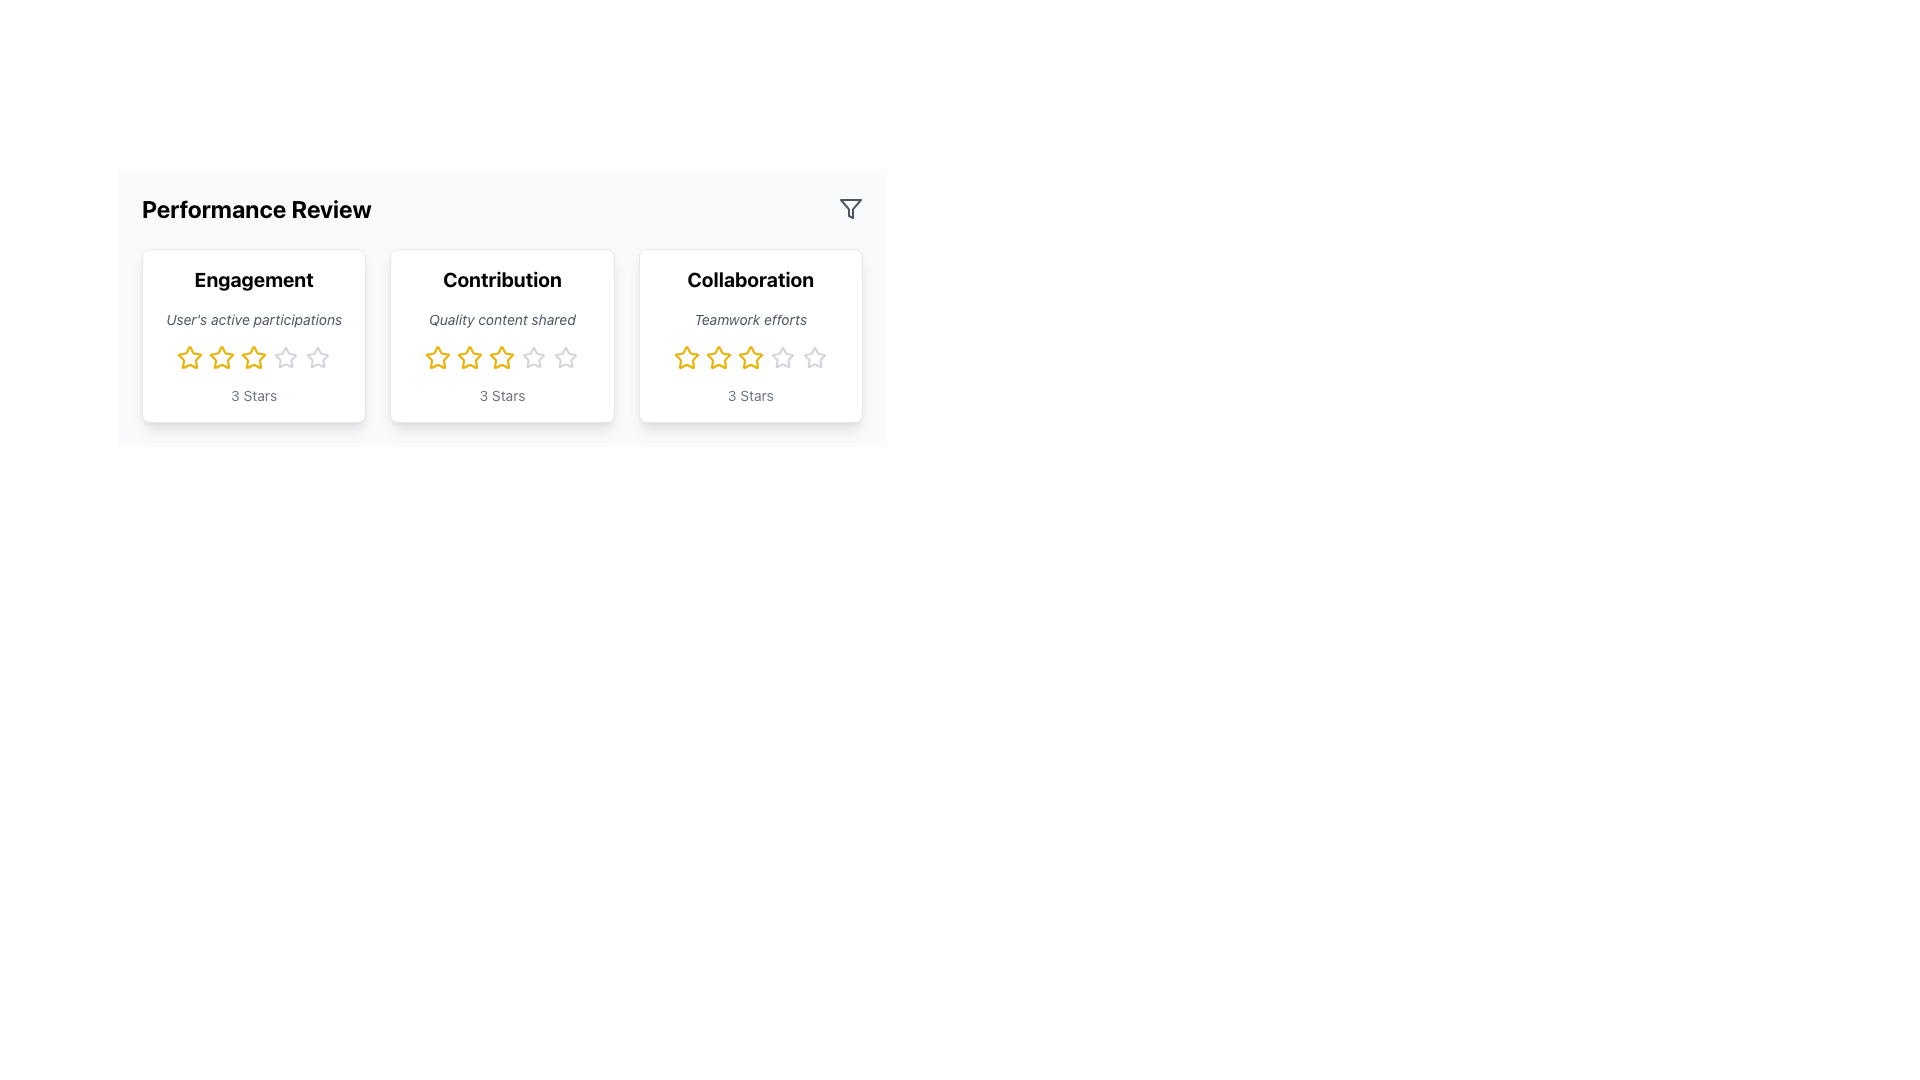 The height and width of the screenshot is (1080, 1920). What do you see at coordinates (502, 319) in the screenshot?
I see `the text element that displays 'Quality content shared' in a small italicized font and gray color, located within the 'Contribution' card` at bounding box center [502, 319].